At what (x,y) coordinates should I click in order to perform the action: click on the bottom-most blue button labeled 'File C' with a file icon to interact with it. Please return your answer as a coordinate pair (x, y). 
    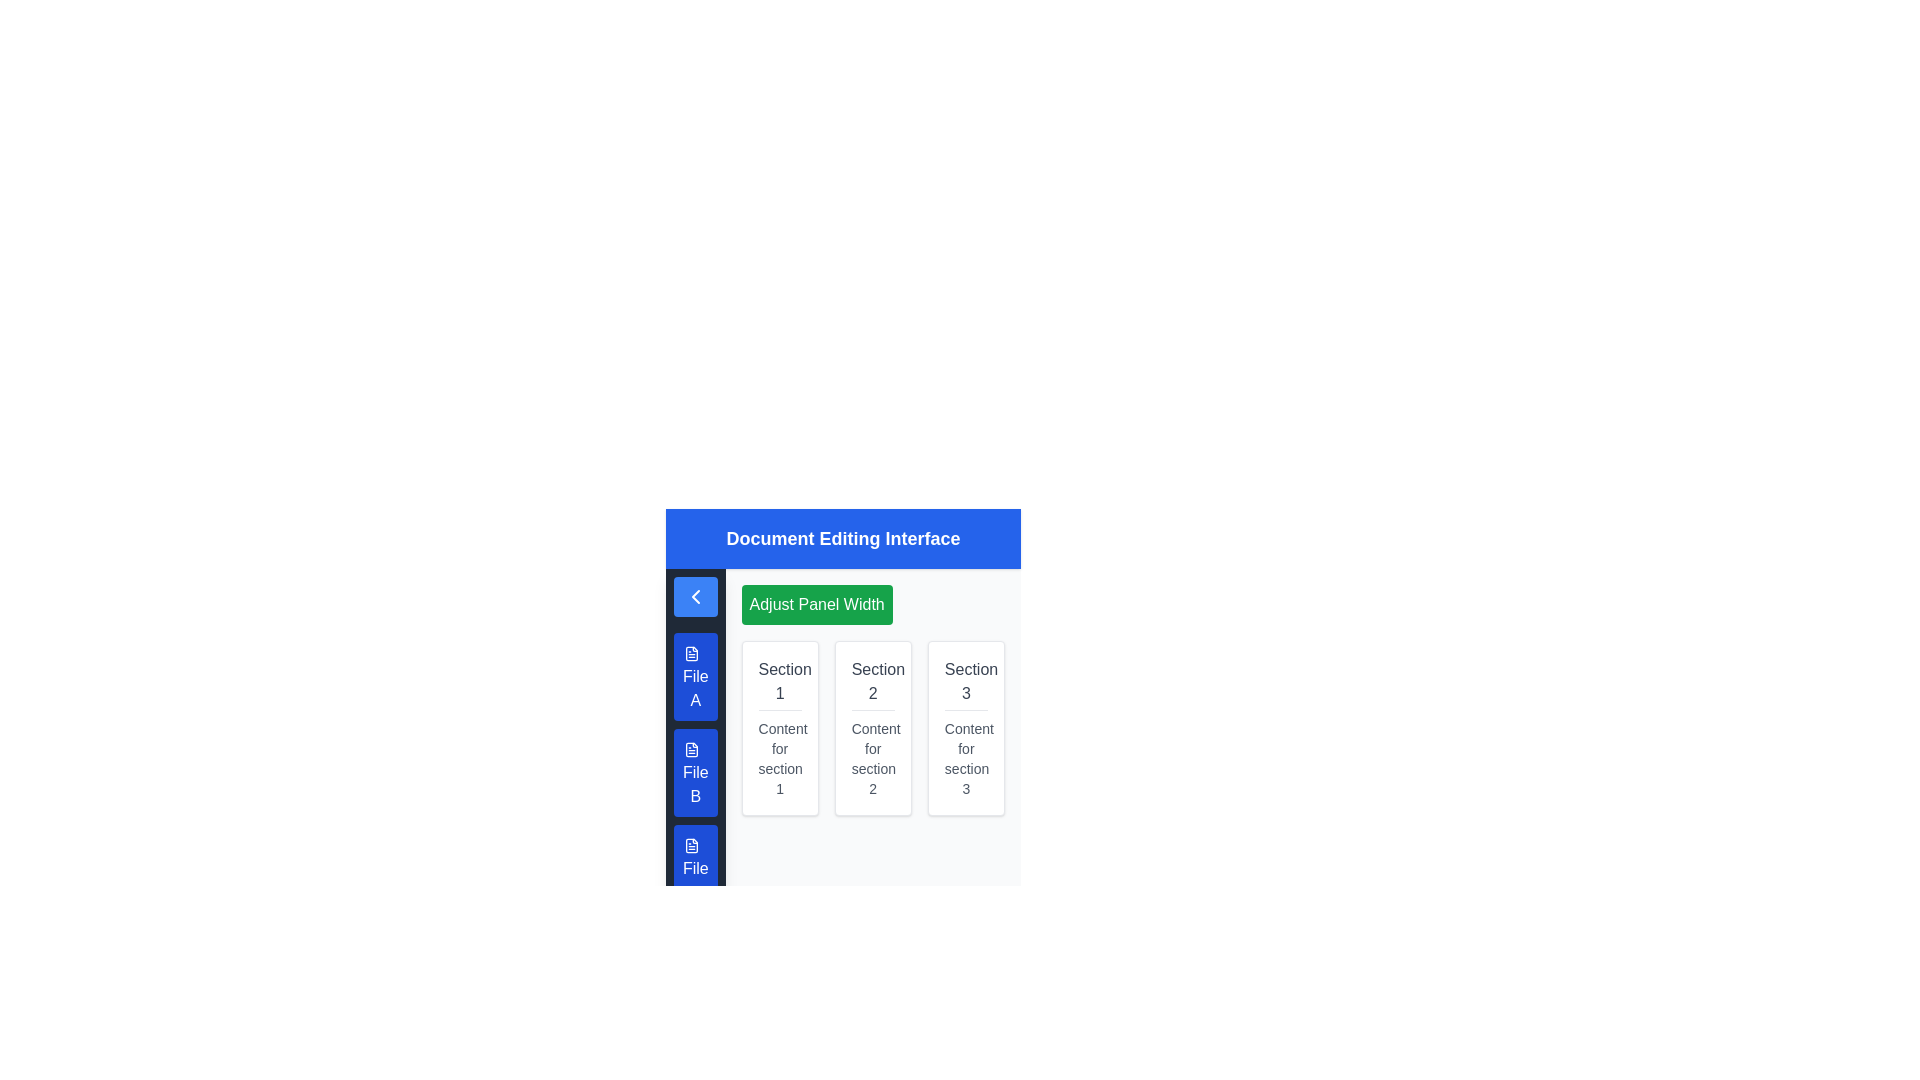
    Looking at the image, I should click on (695, 867).